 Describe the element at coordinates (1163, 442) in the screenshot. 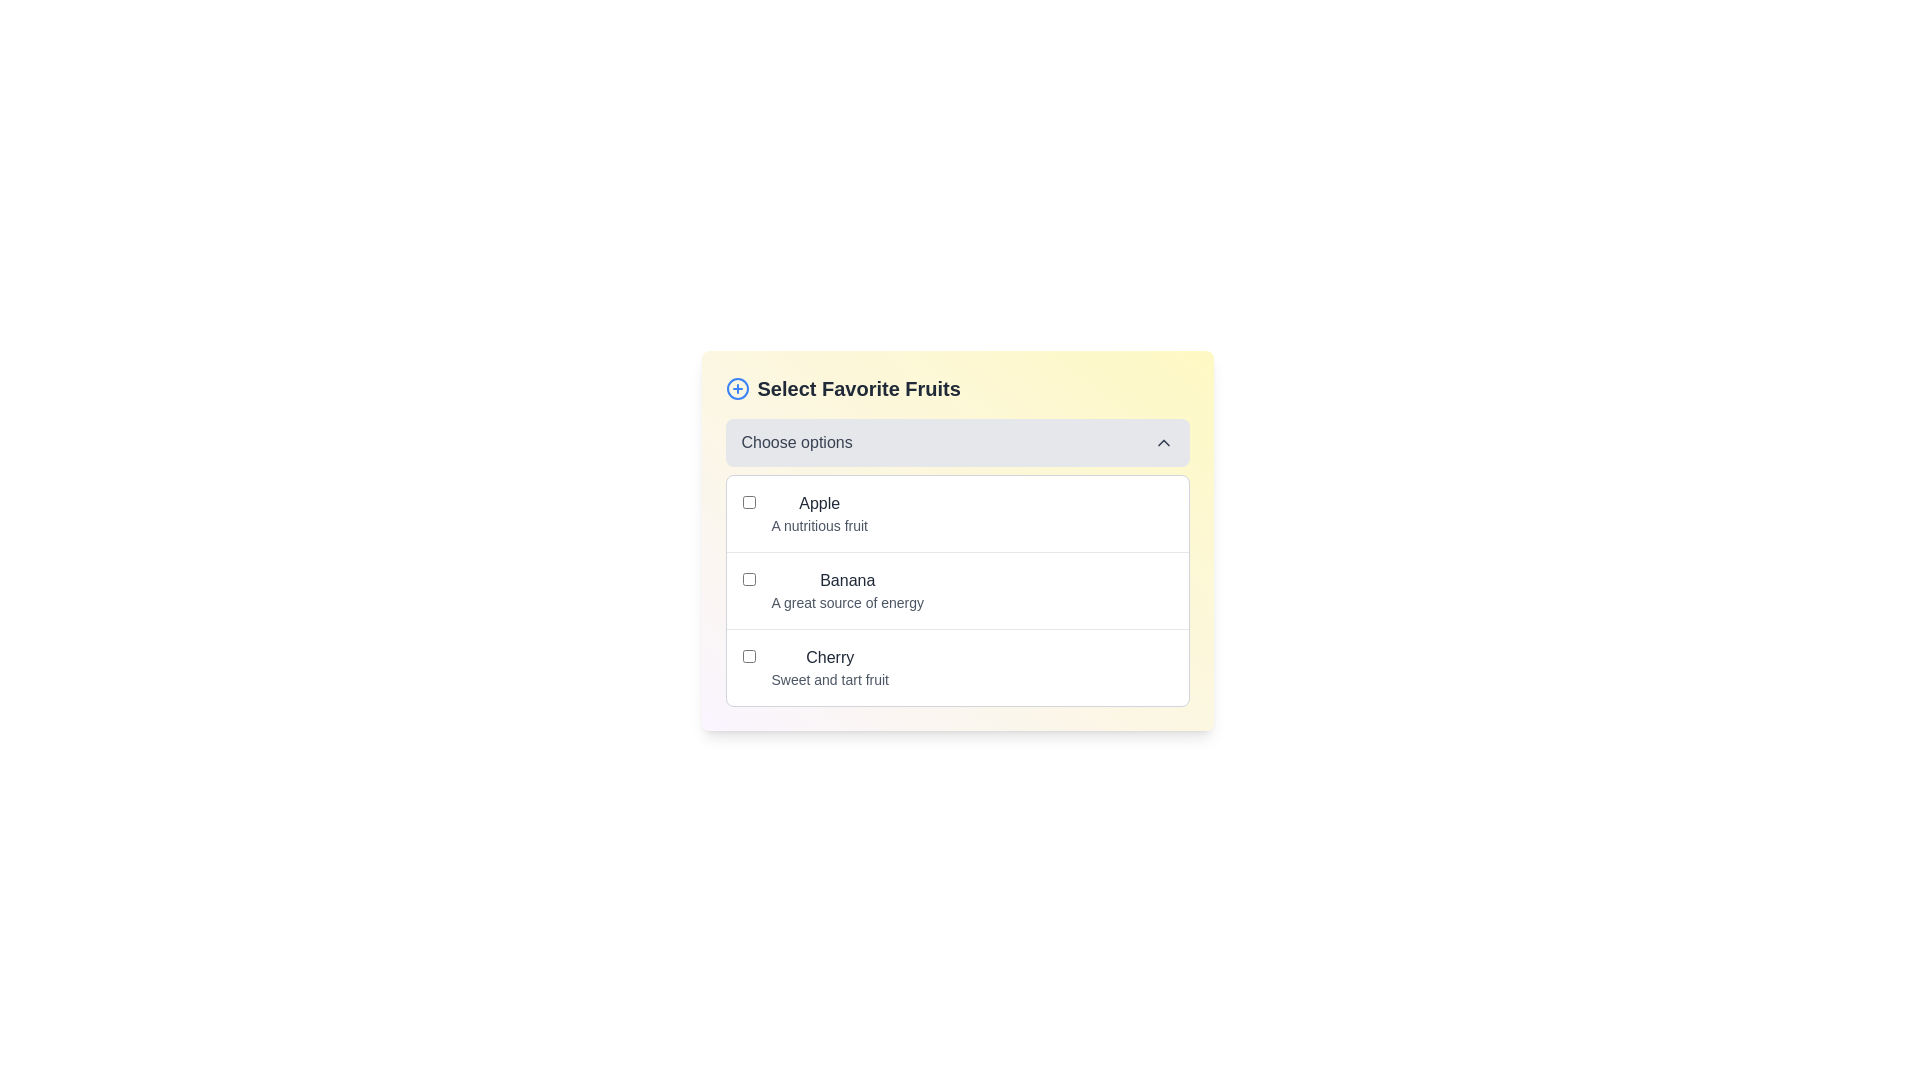

I see `the upward-pointing triangle icon button located in the rightmost part of the 'Choose options' box` at that location.